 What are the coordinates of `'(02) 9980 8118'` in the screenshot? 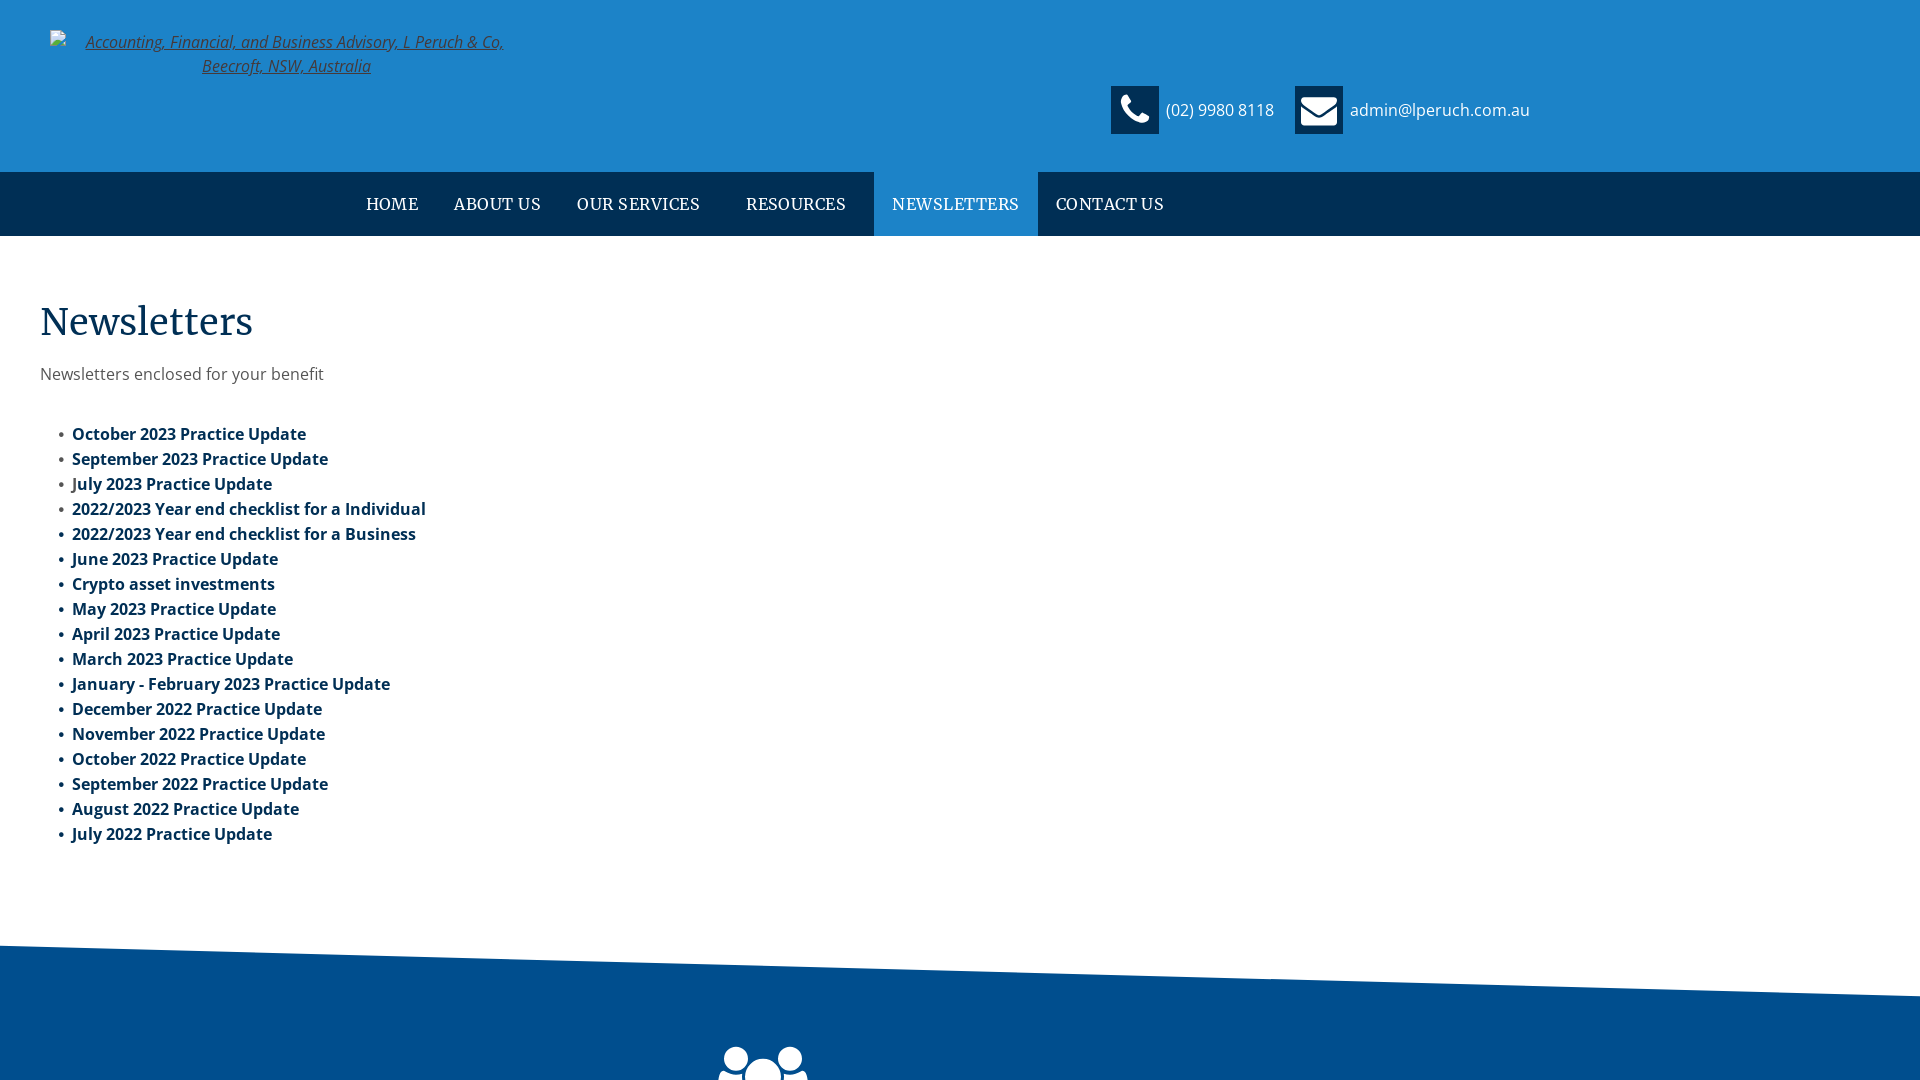 It's located at (1192, 108).